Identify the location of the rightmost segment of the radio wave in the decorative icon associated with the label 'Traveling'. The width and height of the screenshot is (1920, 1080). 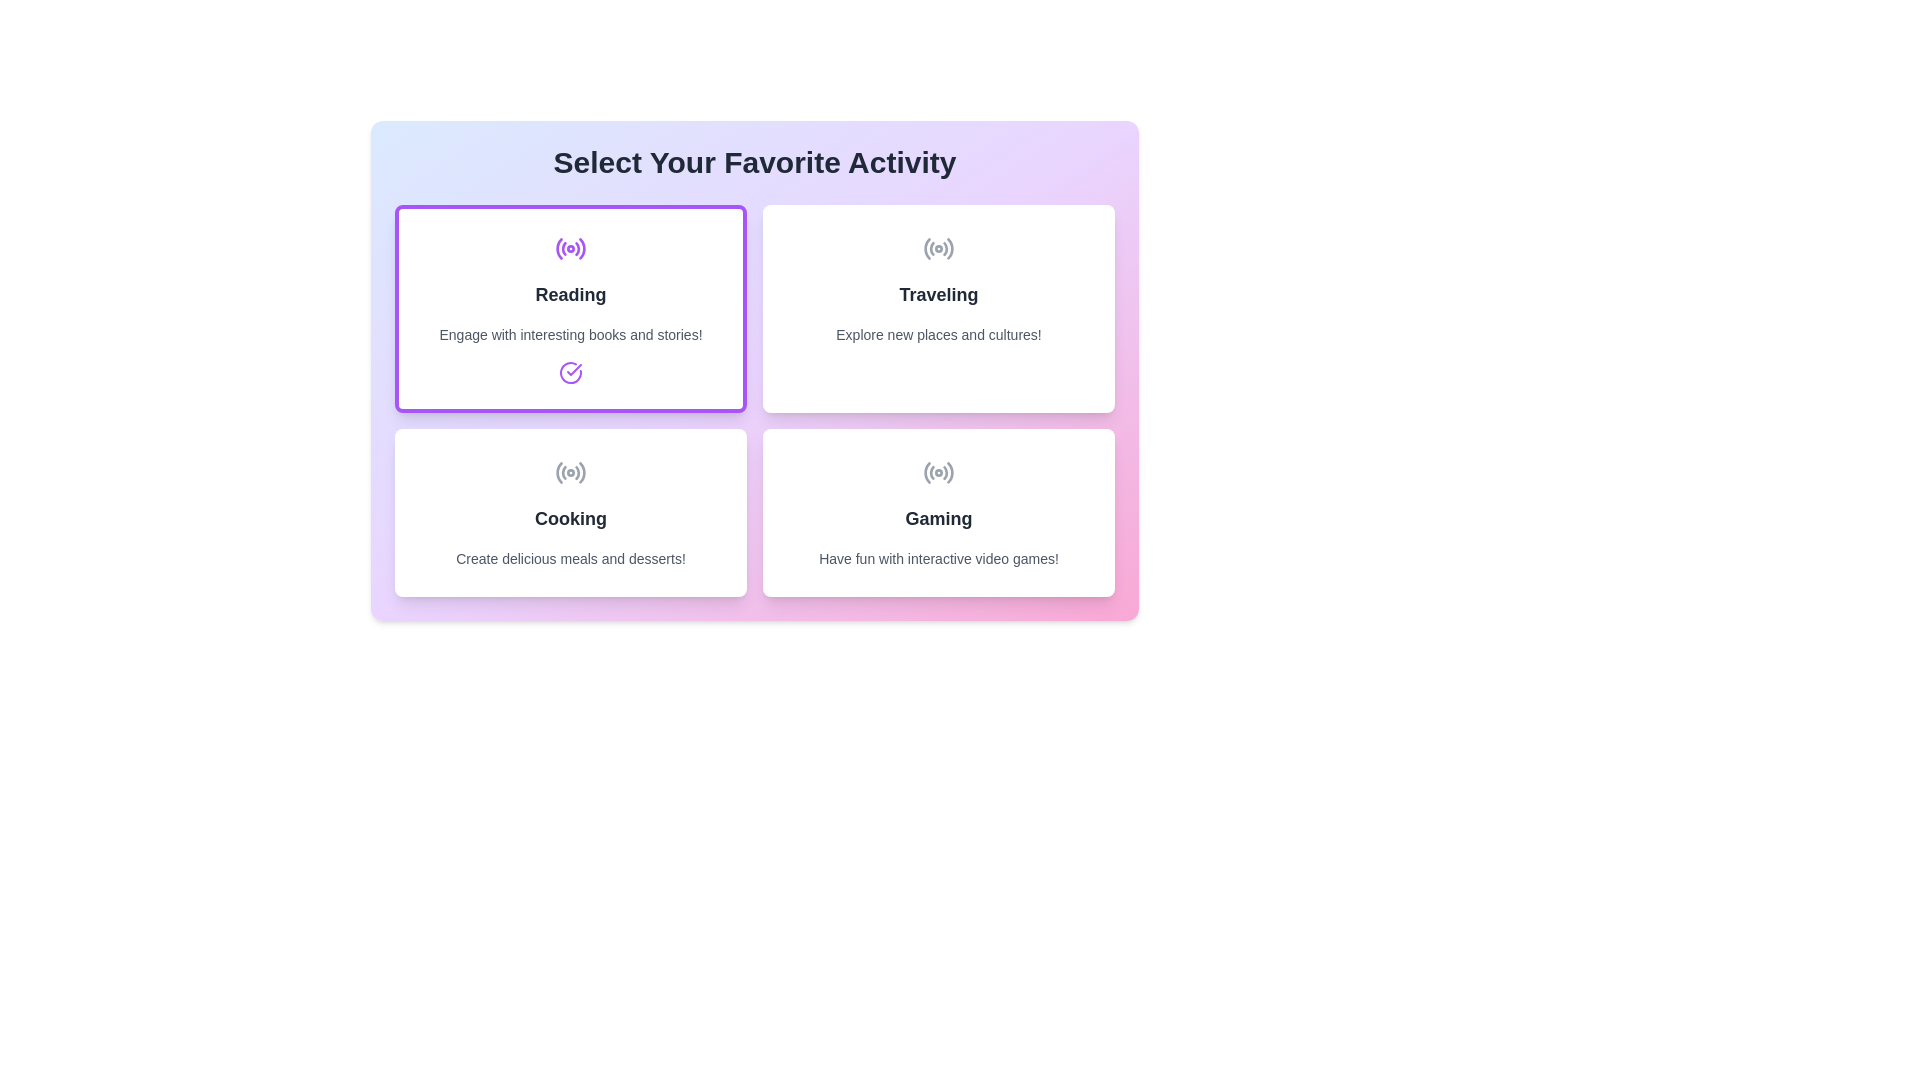
(949, 247).